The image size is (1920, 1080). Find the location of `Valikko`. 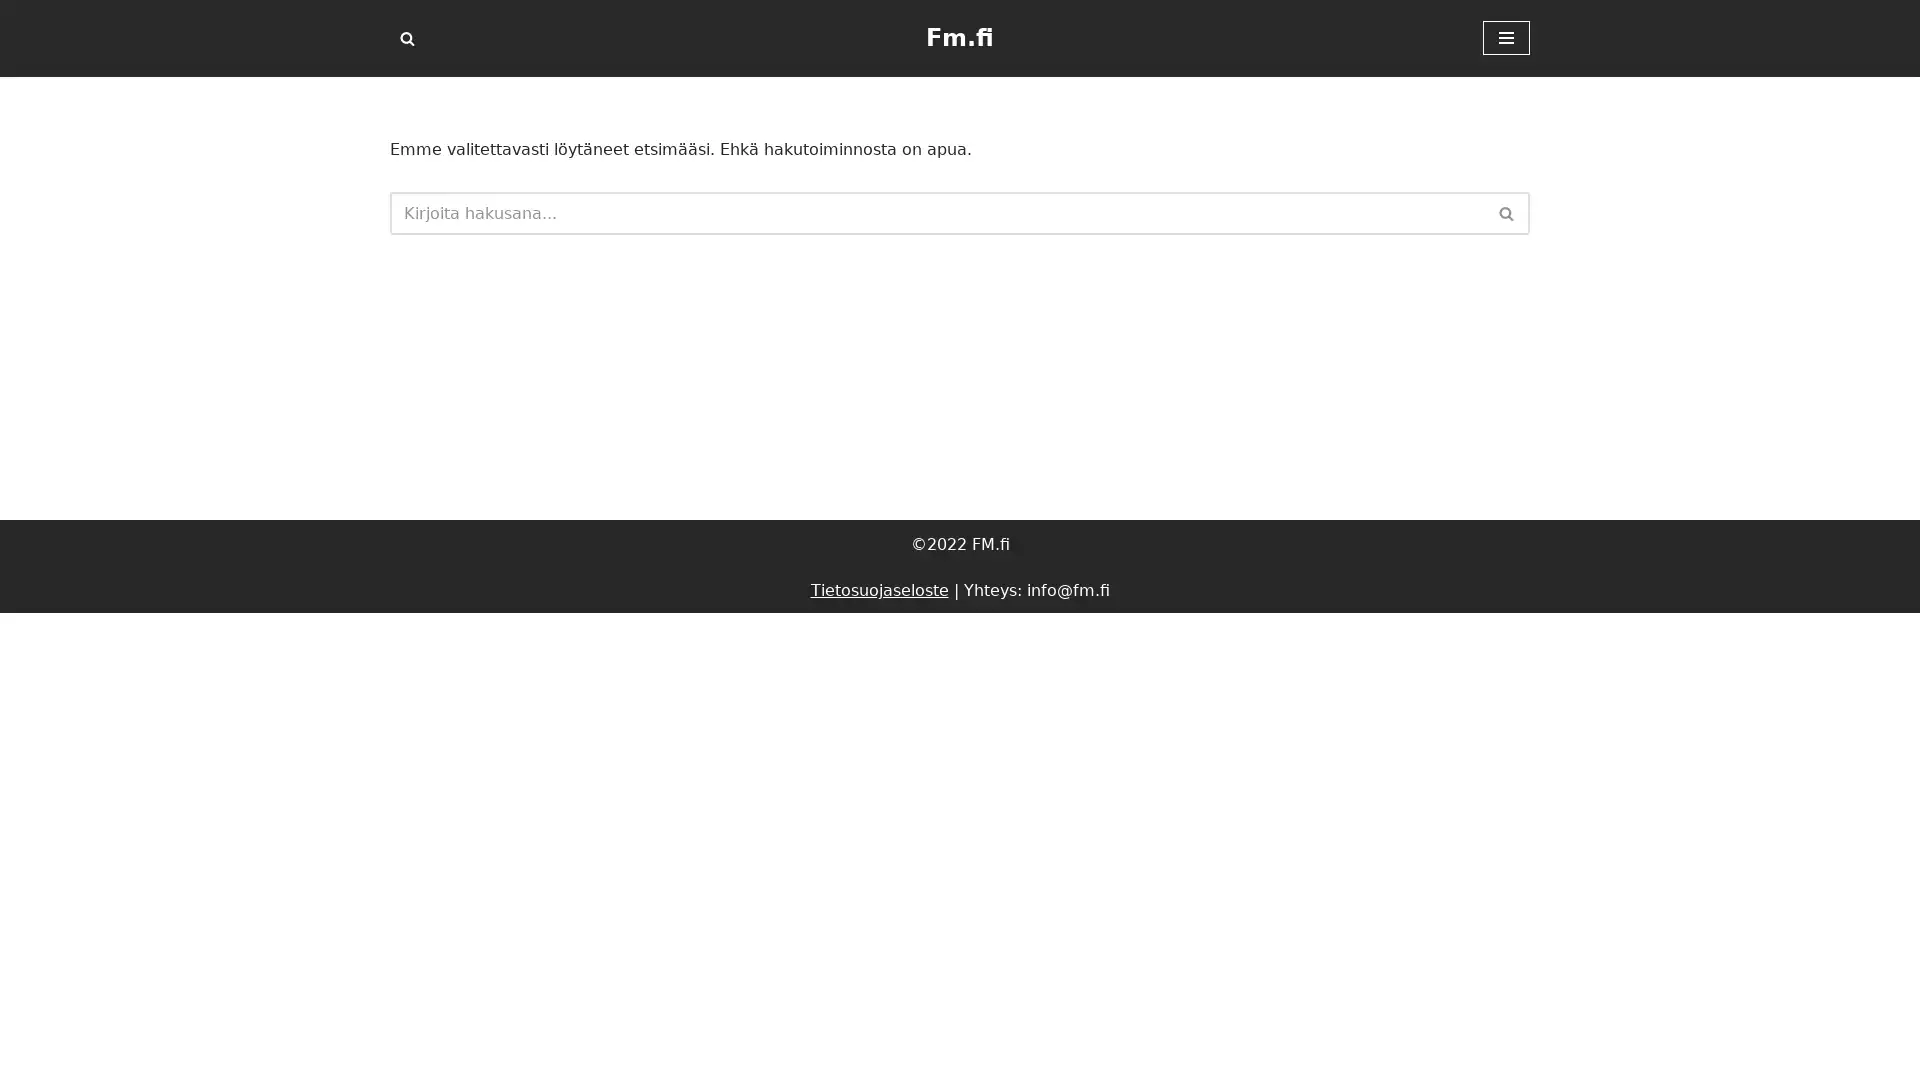

Valikko is located at coordinates (1506, 38).